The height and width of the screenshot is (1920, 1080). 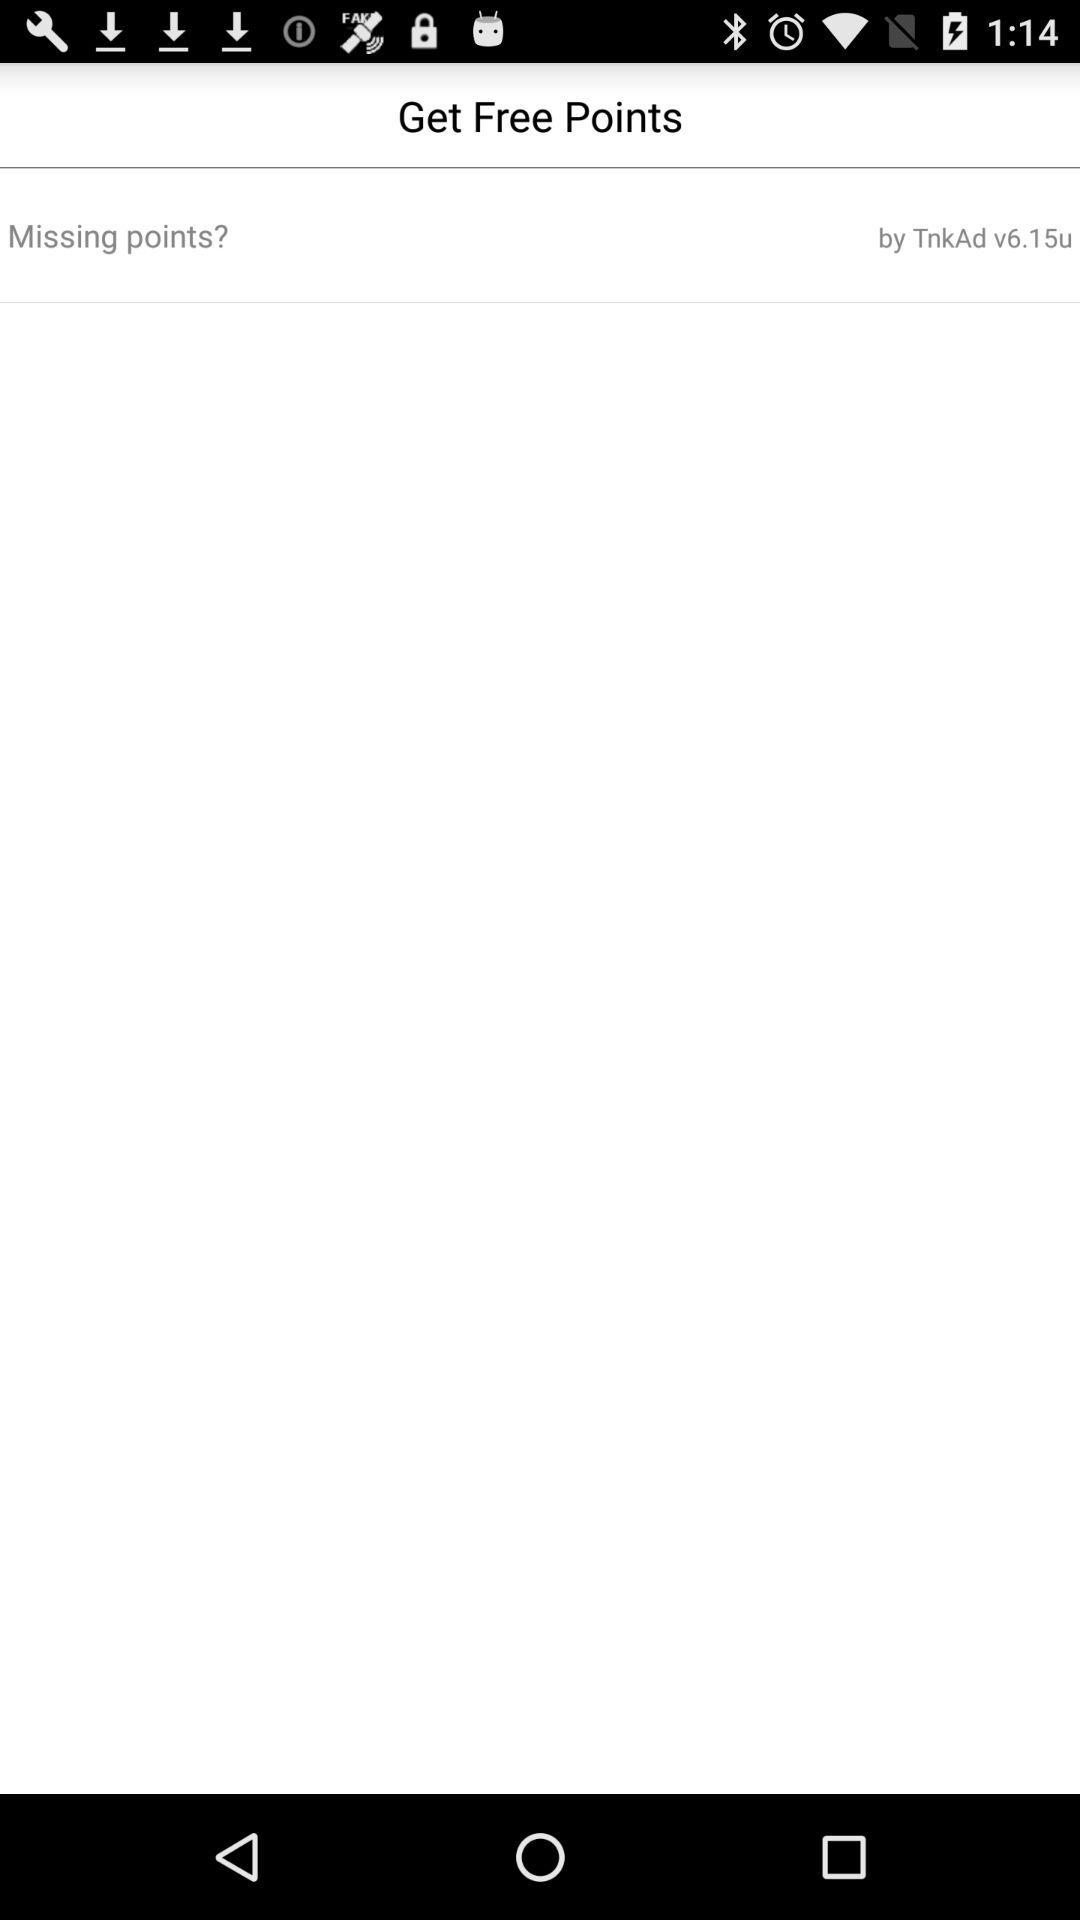 What do you see at coordinates (892, 237) in the screenshot?
I see `the button next to the missing points? icon` at bounding box center [892, 237].